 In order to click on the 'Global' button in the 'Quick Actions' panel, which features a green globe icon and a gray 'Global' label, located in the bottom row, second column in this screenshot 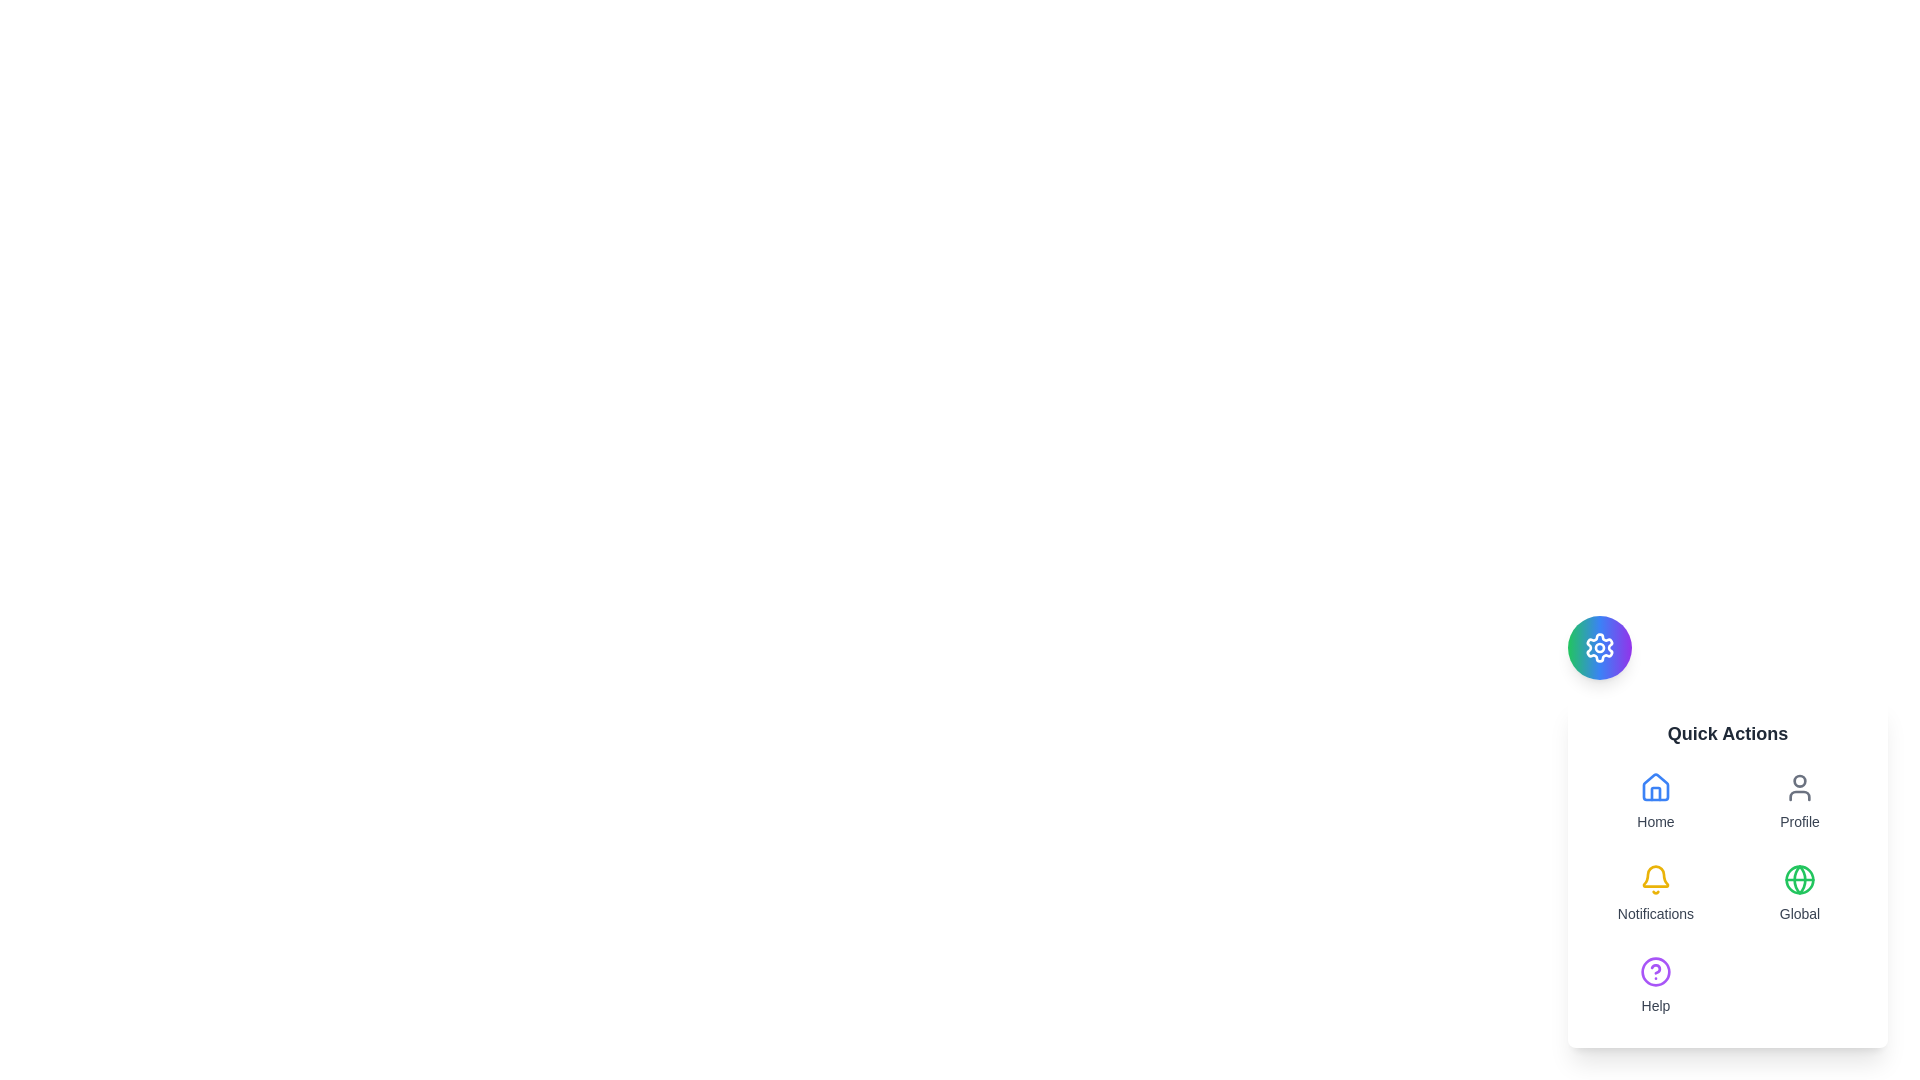, I will do `click(1800, 893)`.